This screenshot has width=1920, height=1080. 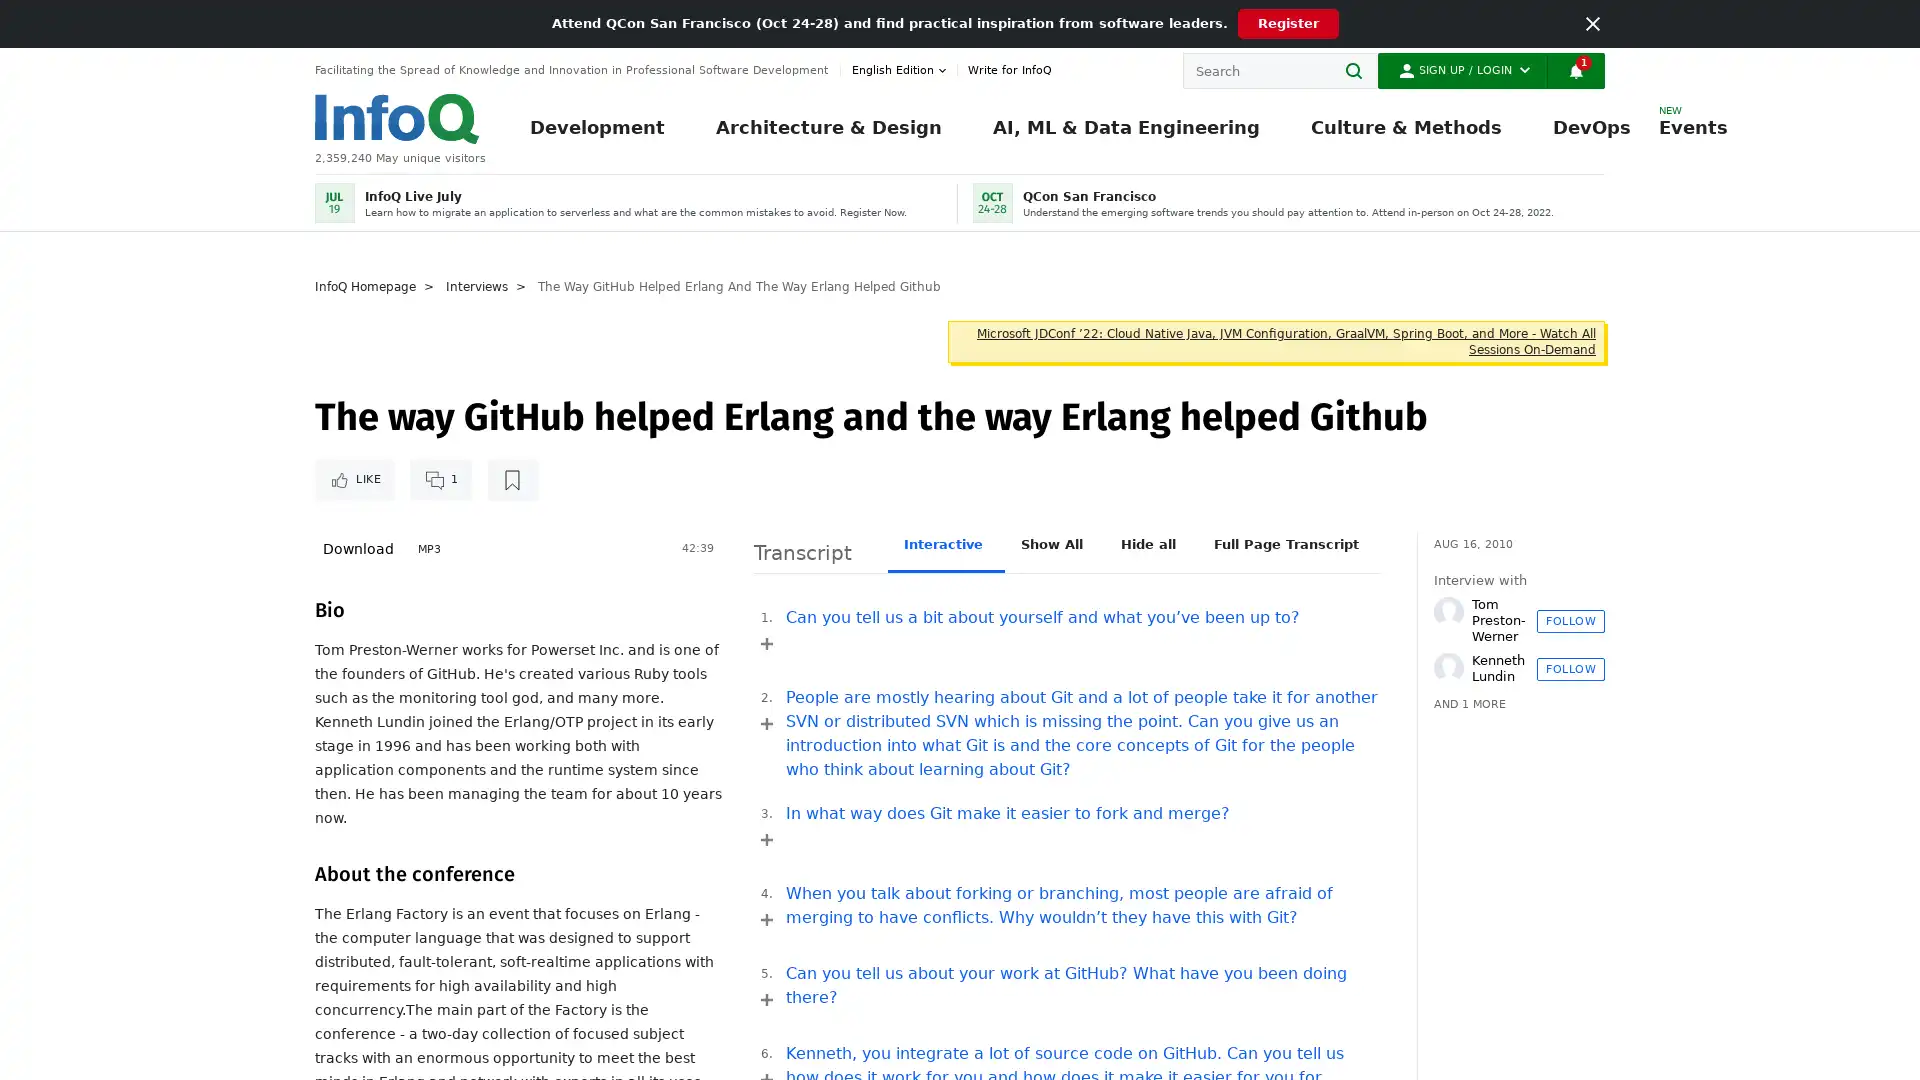 I want to click on Sign Up / Login, so click(x=1462, y=69).